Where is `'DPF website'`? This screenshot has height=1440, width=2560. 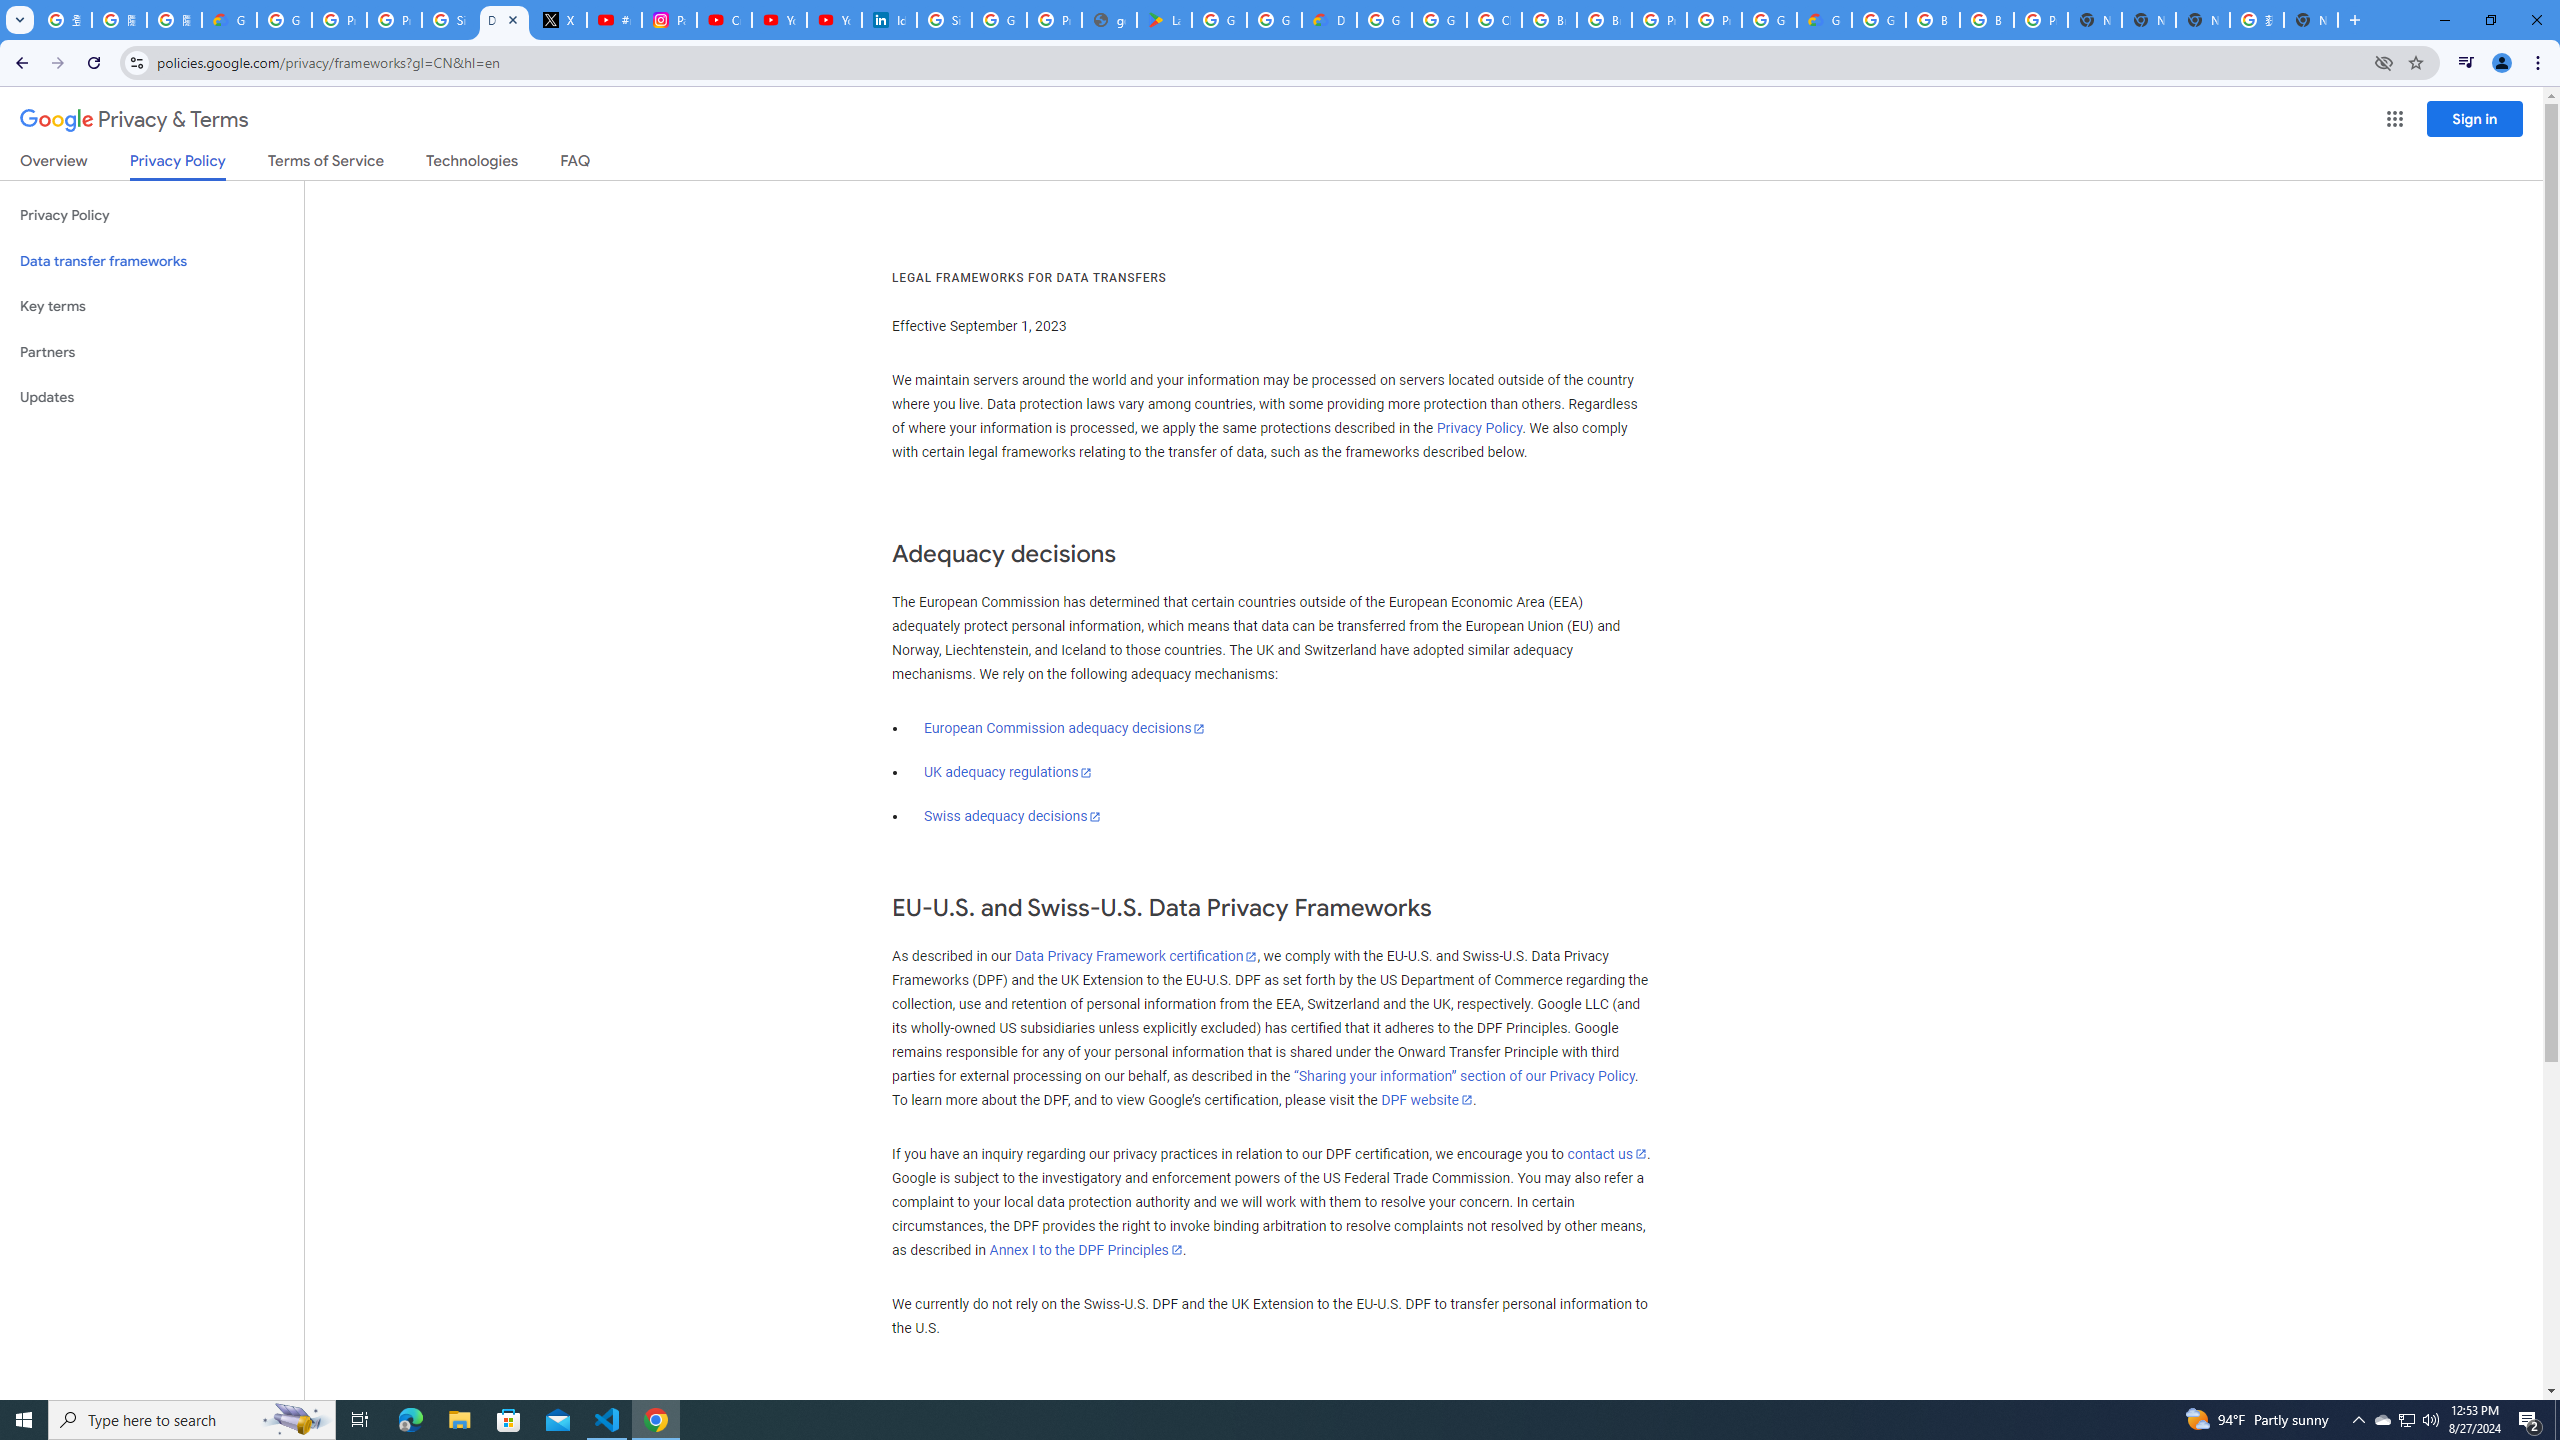
'DPF website' is located at coordinates (1424, 1099).